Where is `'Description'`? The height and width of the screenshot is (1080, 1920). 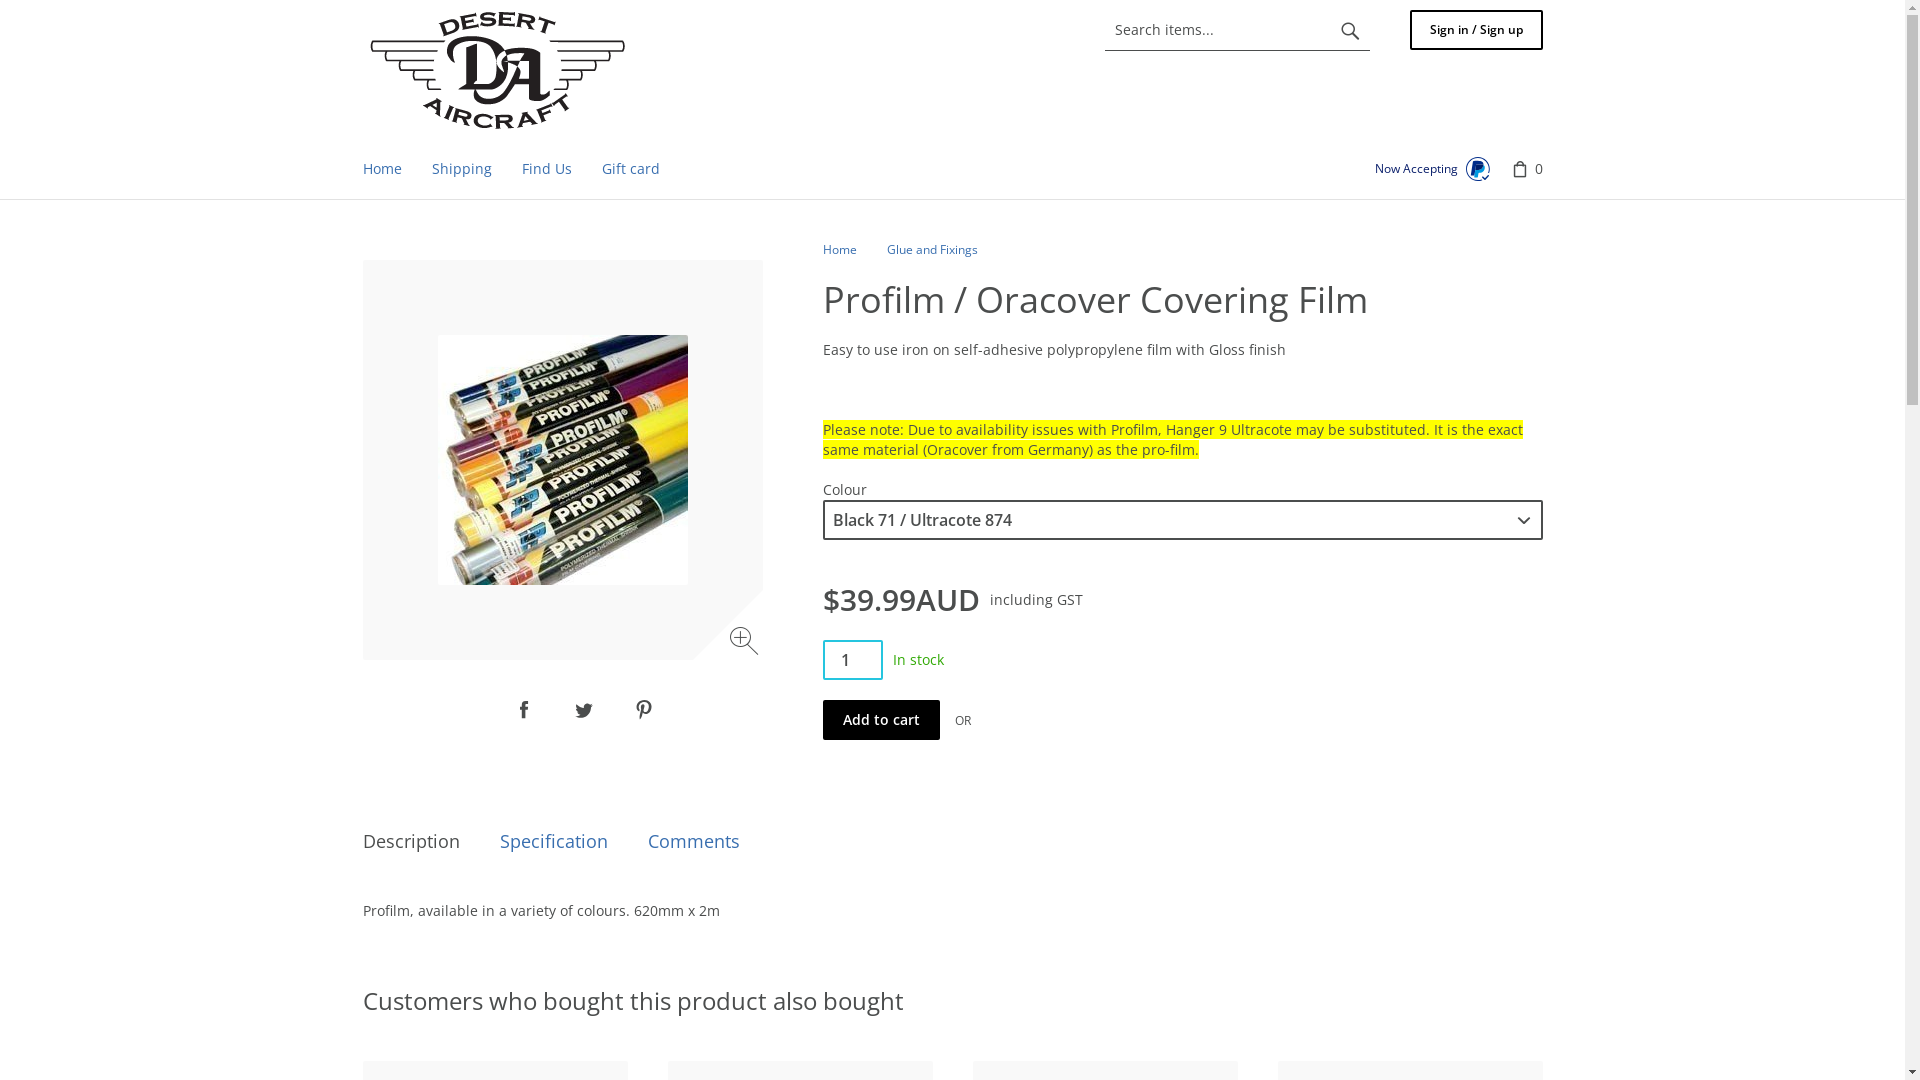
'Description' is located at coordinates (409, 841).